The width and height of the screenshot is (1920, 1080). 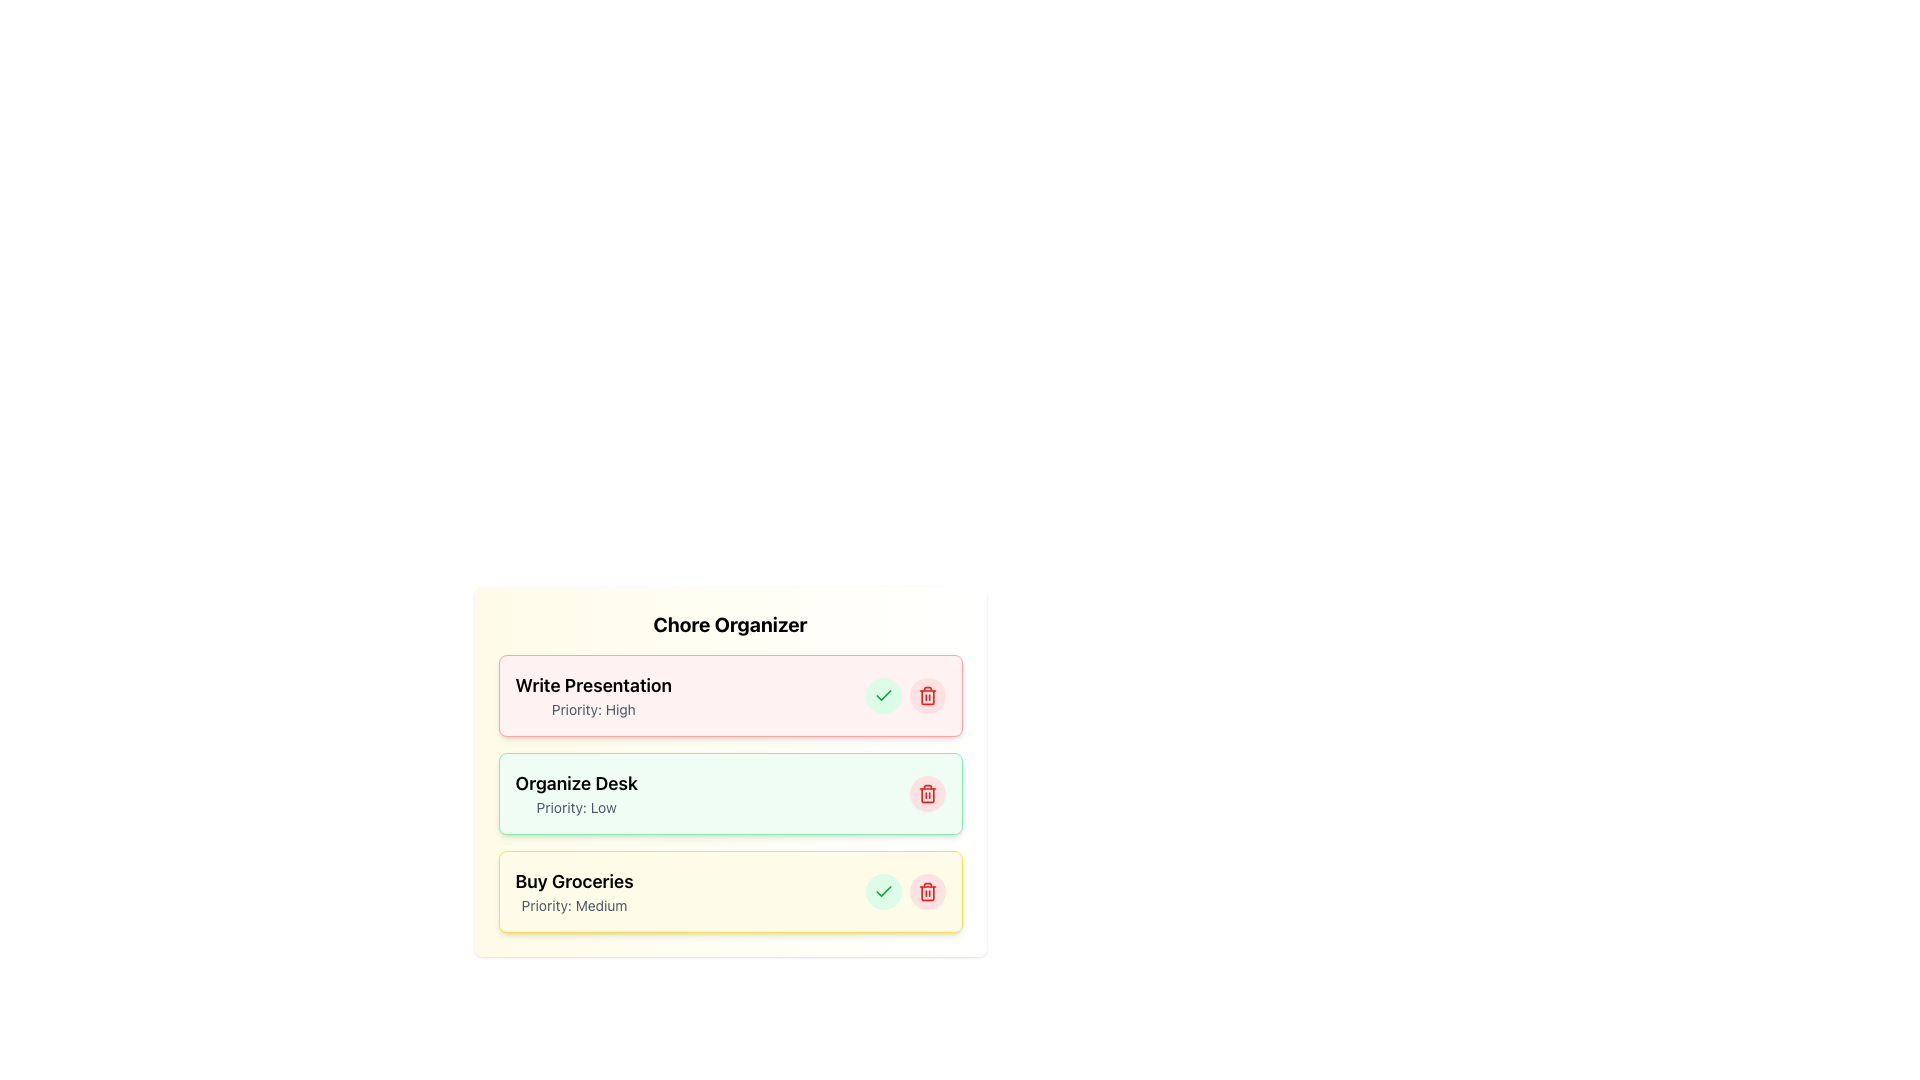 I want to click on the second interactive button intended for deletion actions, located to the right of the green circular confirmation button, so click(x=926, y=694).